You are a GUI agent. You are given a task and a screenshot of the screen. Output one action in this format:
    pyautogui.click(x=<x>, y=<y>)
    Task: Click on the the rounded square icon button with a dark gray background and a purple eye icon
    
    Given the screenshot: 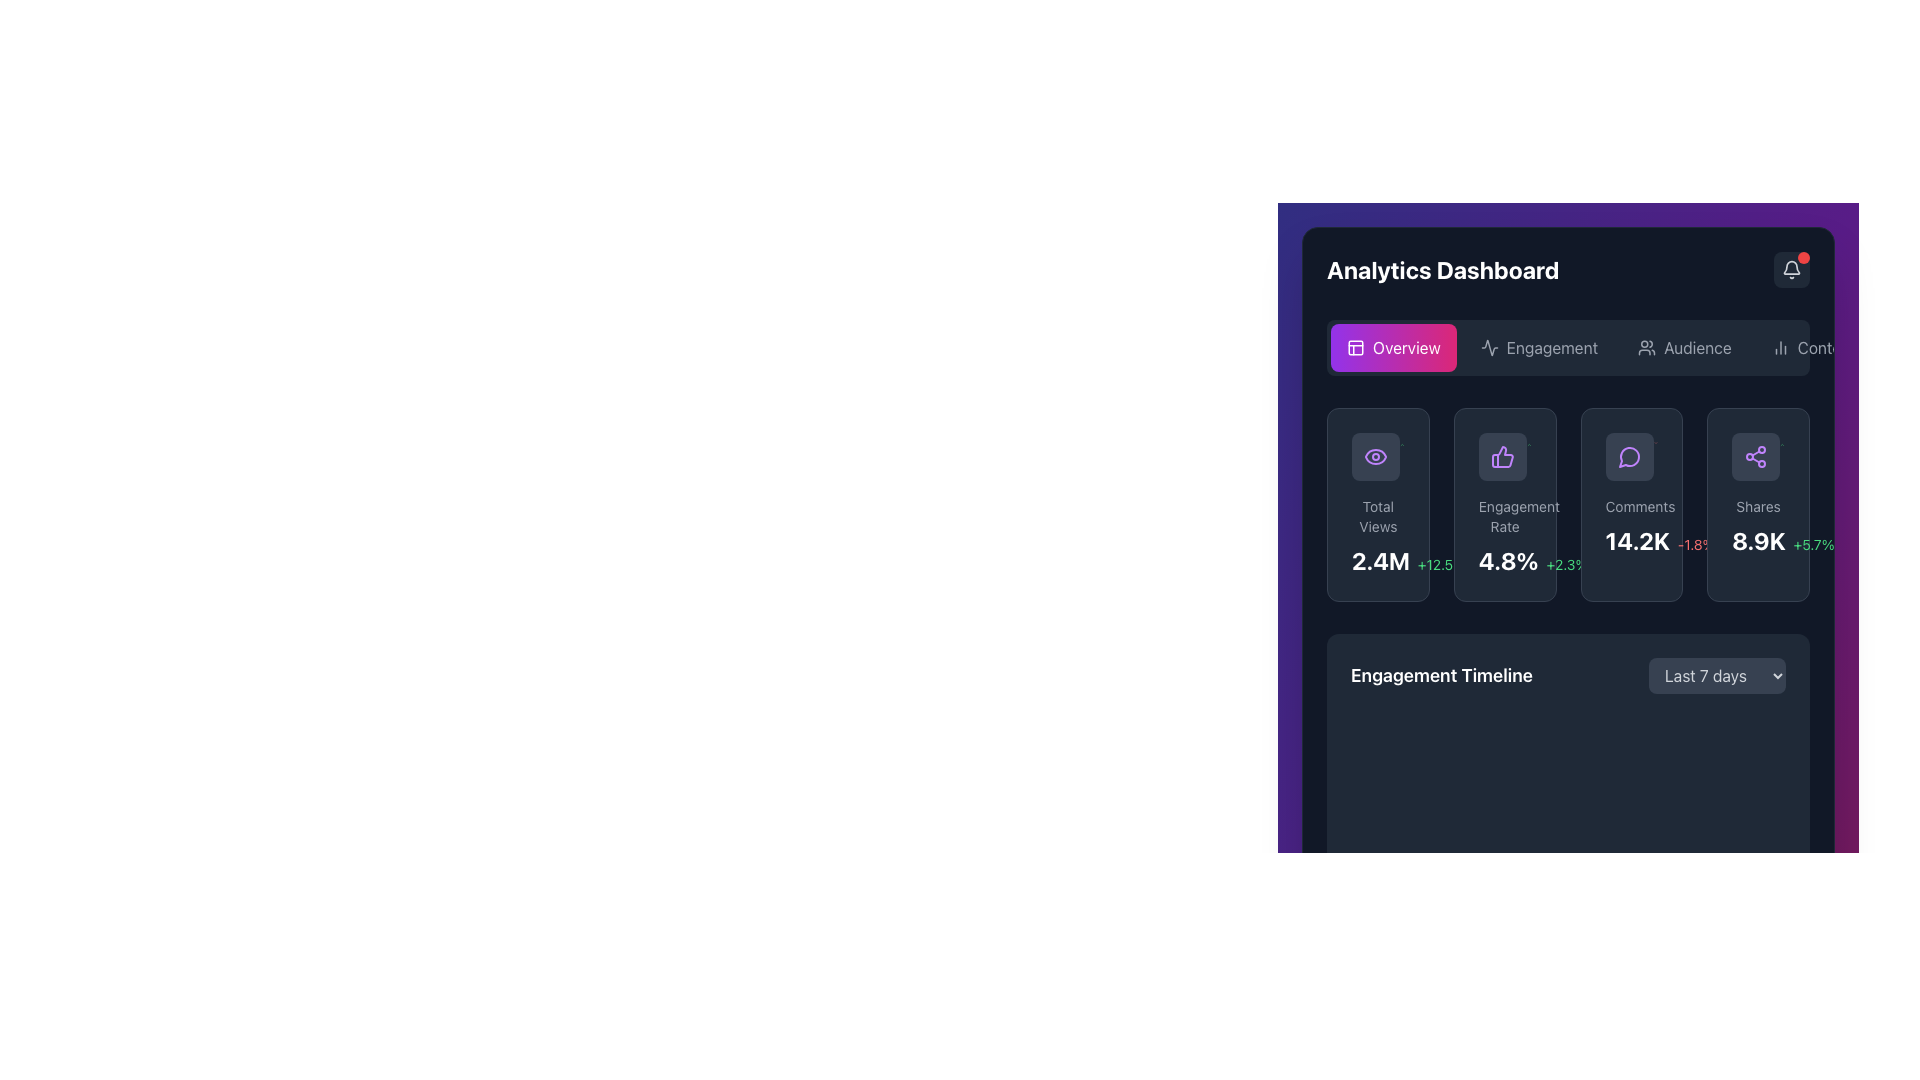 What is the action you would take?
    pyautogui.click(x=1375, y=456)
    